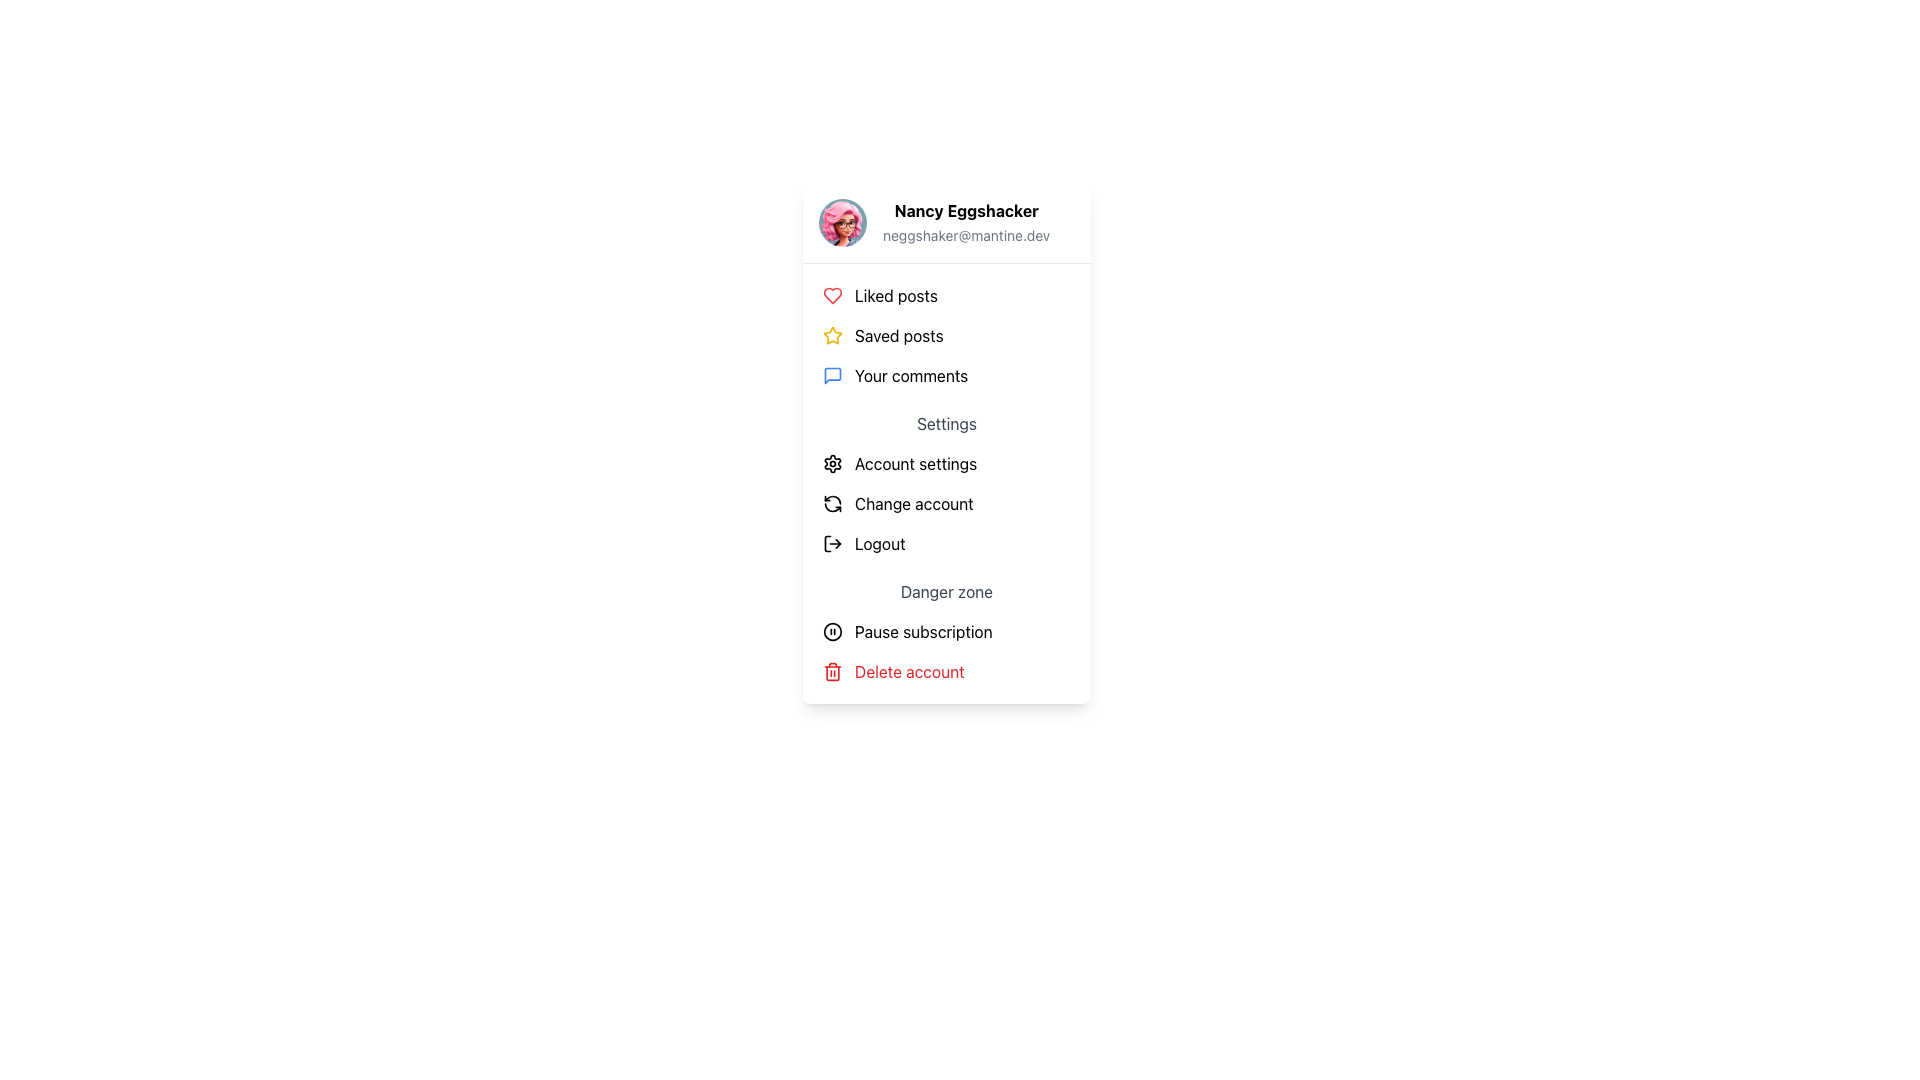  Describe the element at coordinates (898, 334) in the screenshot. I see `the 'Saved posts' menu item text label` at that location.